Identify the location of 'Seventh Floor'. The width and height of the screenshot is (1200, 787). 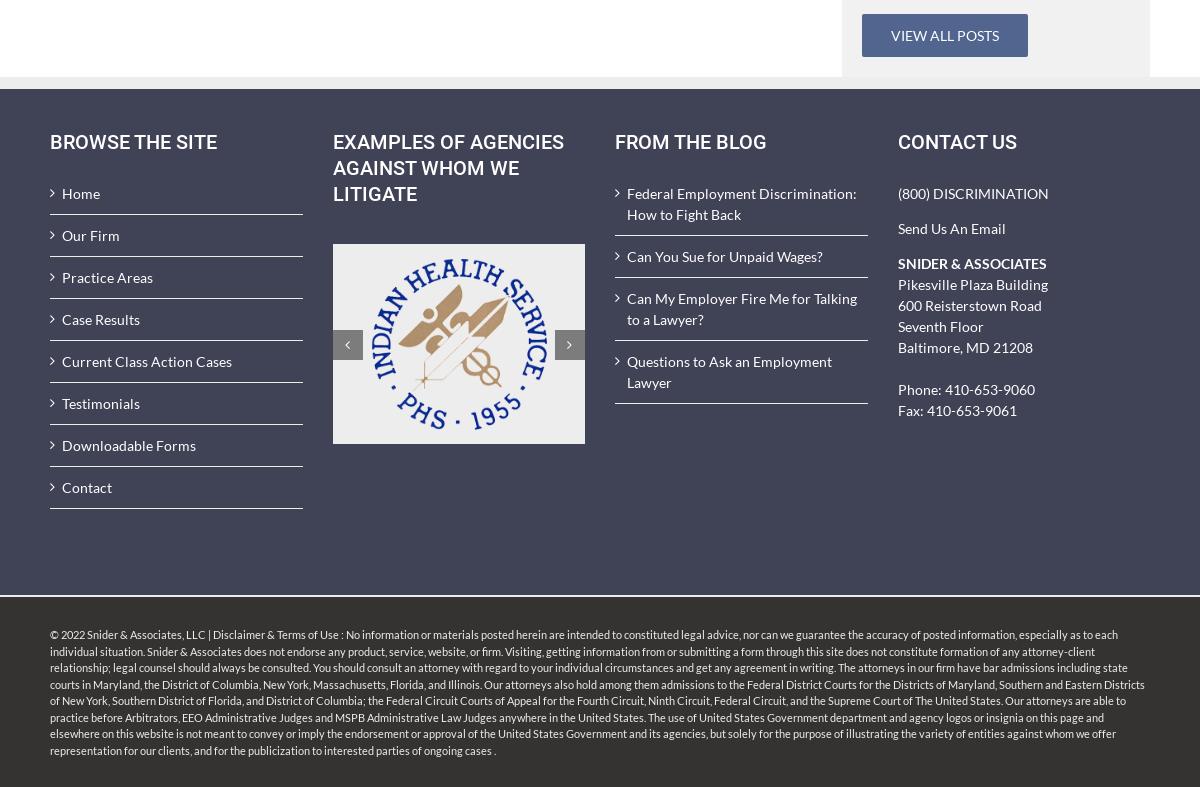
(939, 325).